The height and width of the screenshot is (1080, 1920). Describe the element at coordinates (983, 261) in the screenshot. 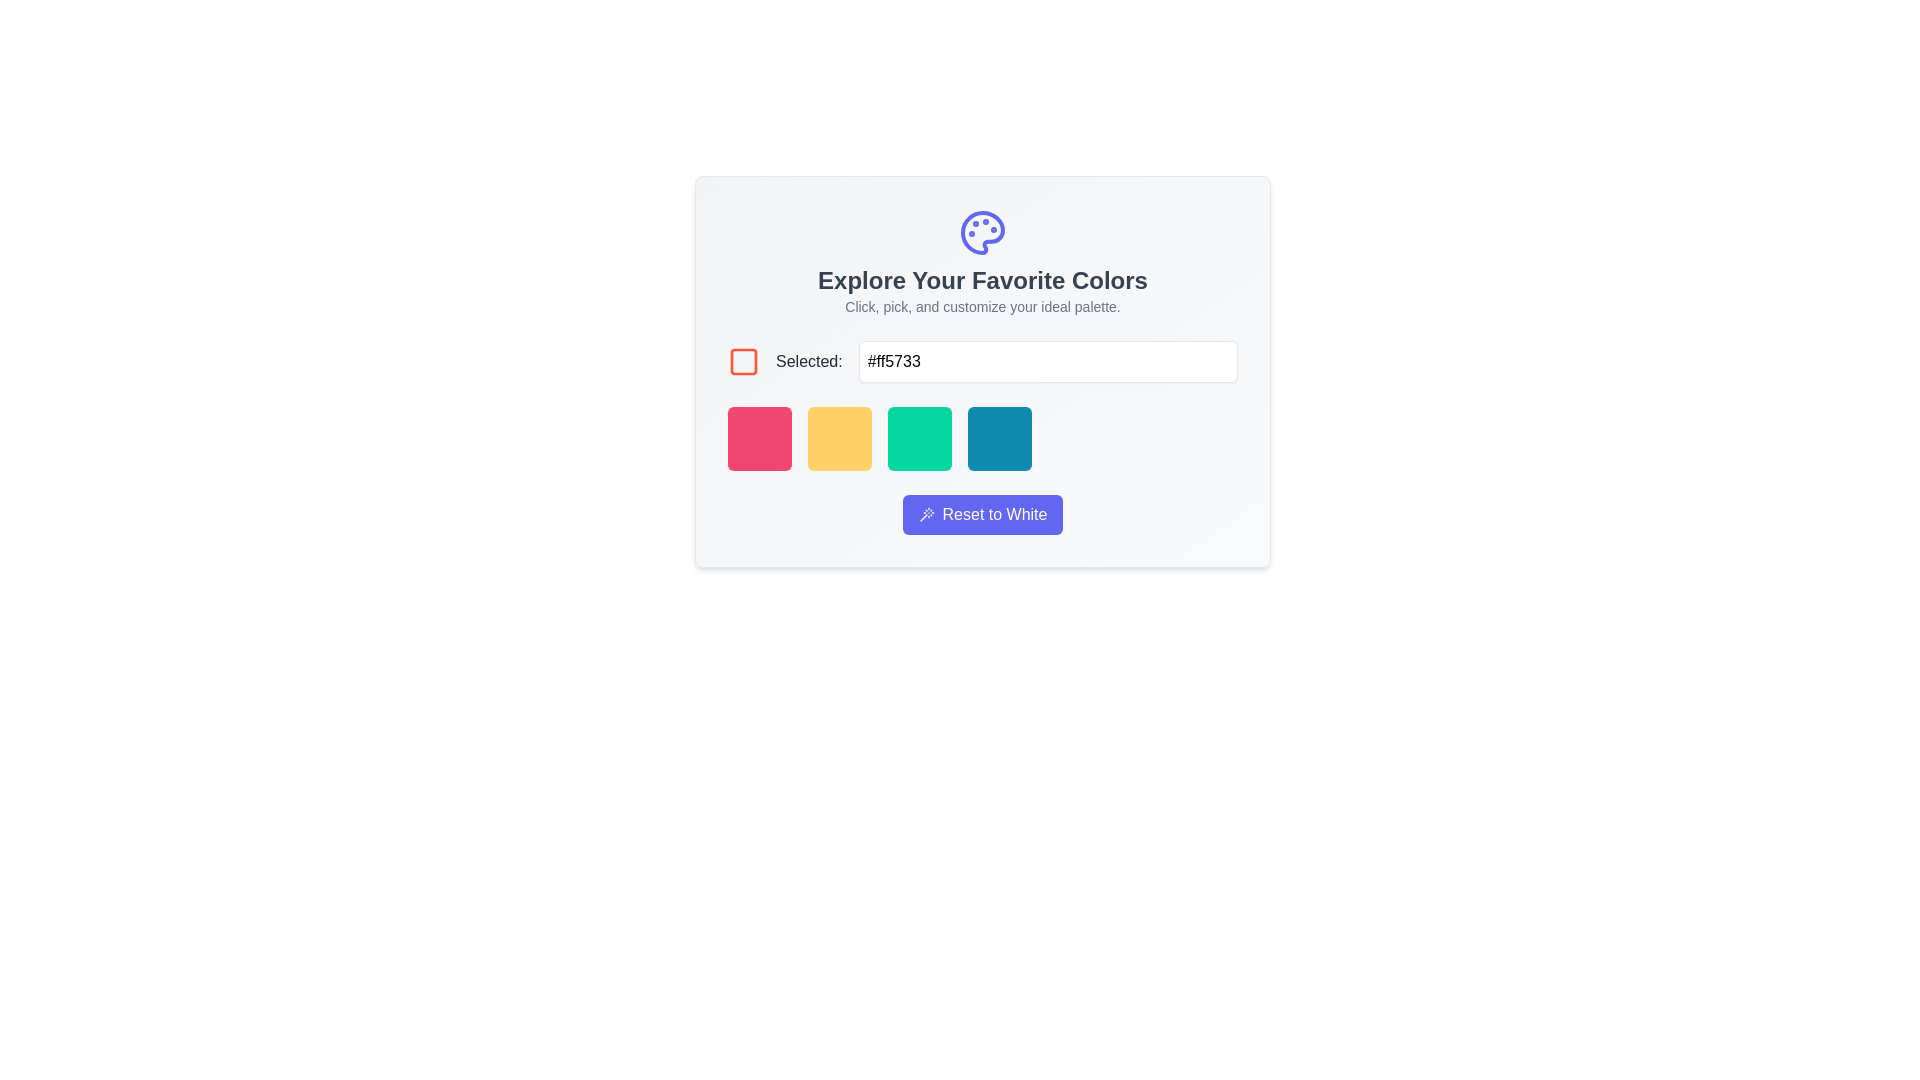

I see `the Informational Banner featuring the colorful palette icon and the text 'Explore Your Favorite Colors' and 'Click, pick, and customize your ideal palette.'` at that location.